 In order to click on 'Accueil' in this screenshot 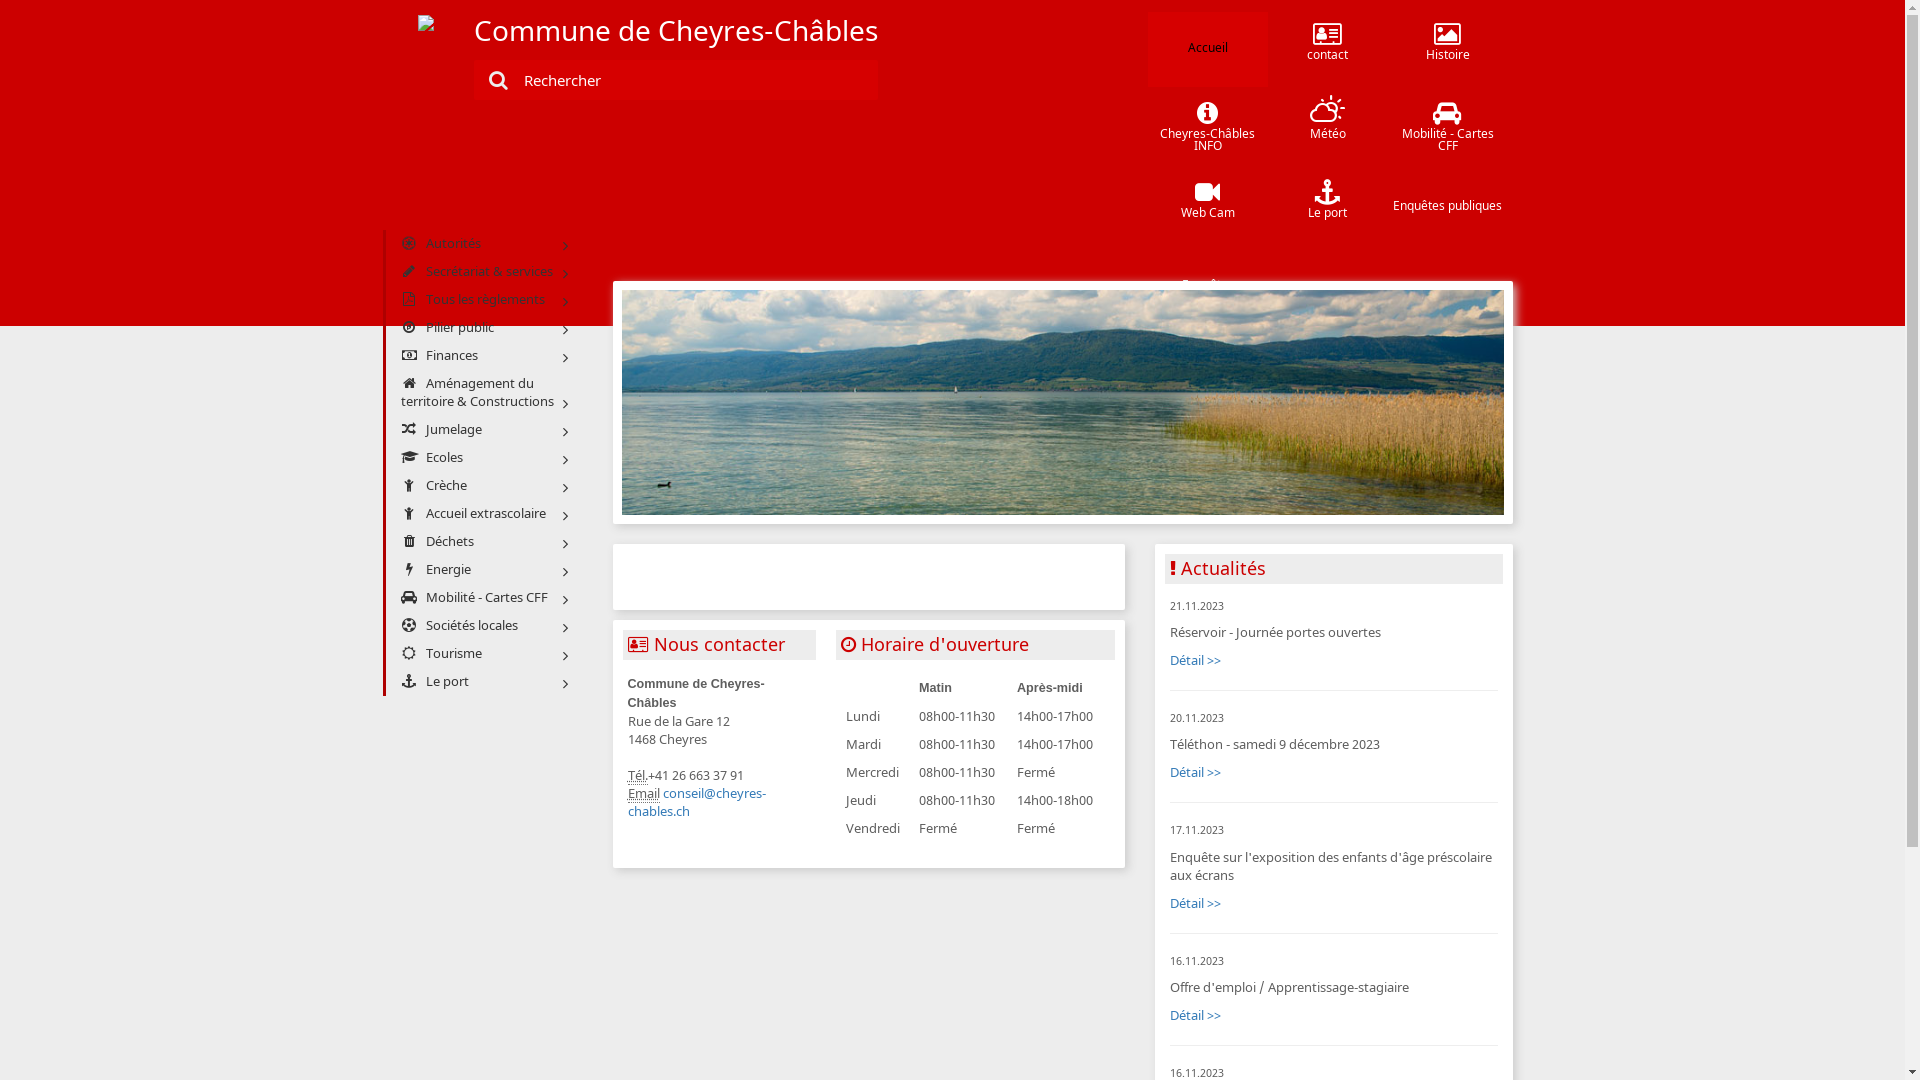, I will do `click(1207, 48)`.